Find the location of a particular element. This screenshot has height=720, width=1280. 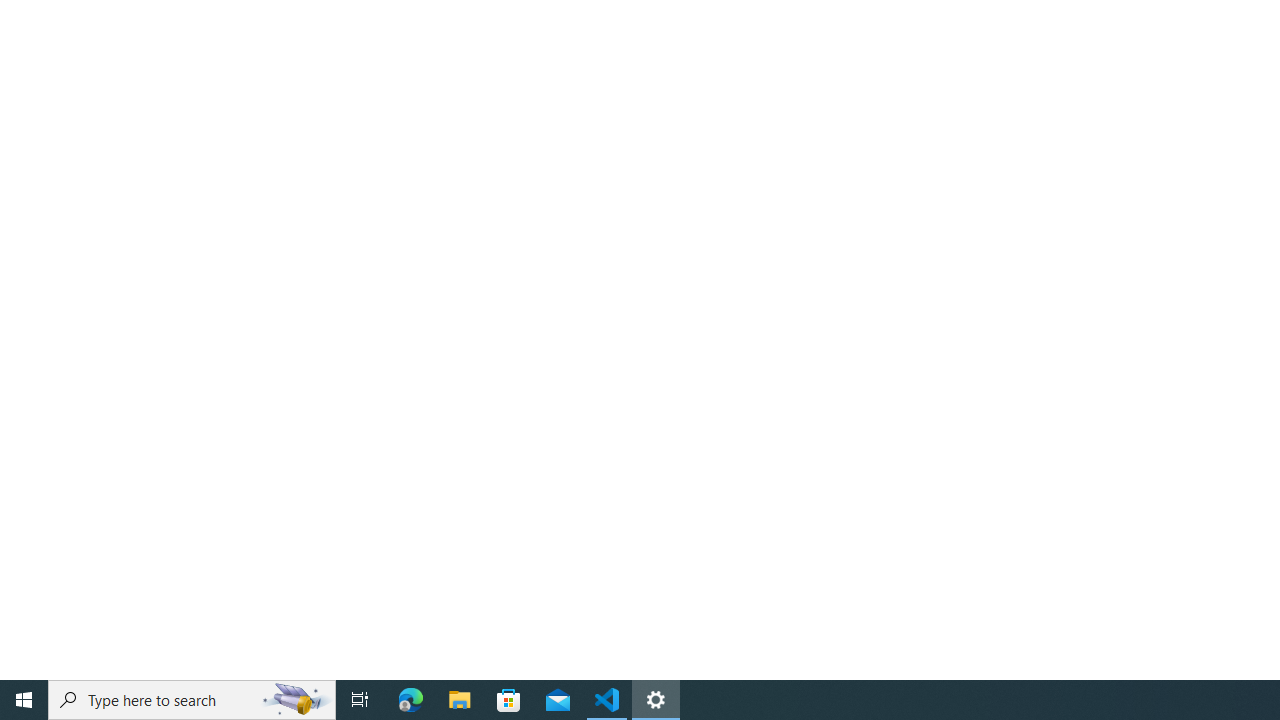

'Visual Studio Code - 1 running window' is located at coordinates (606, 698).